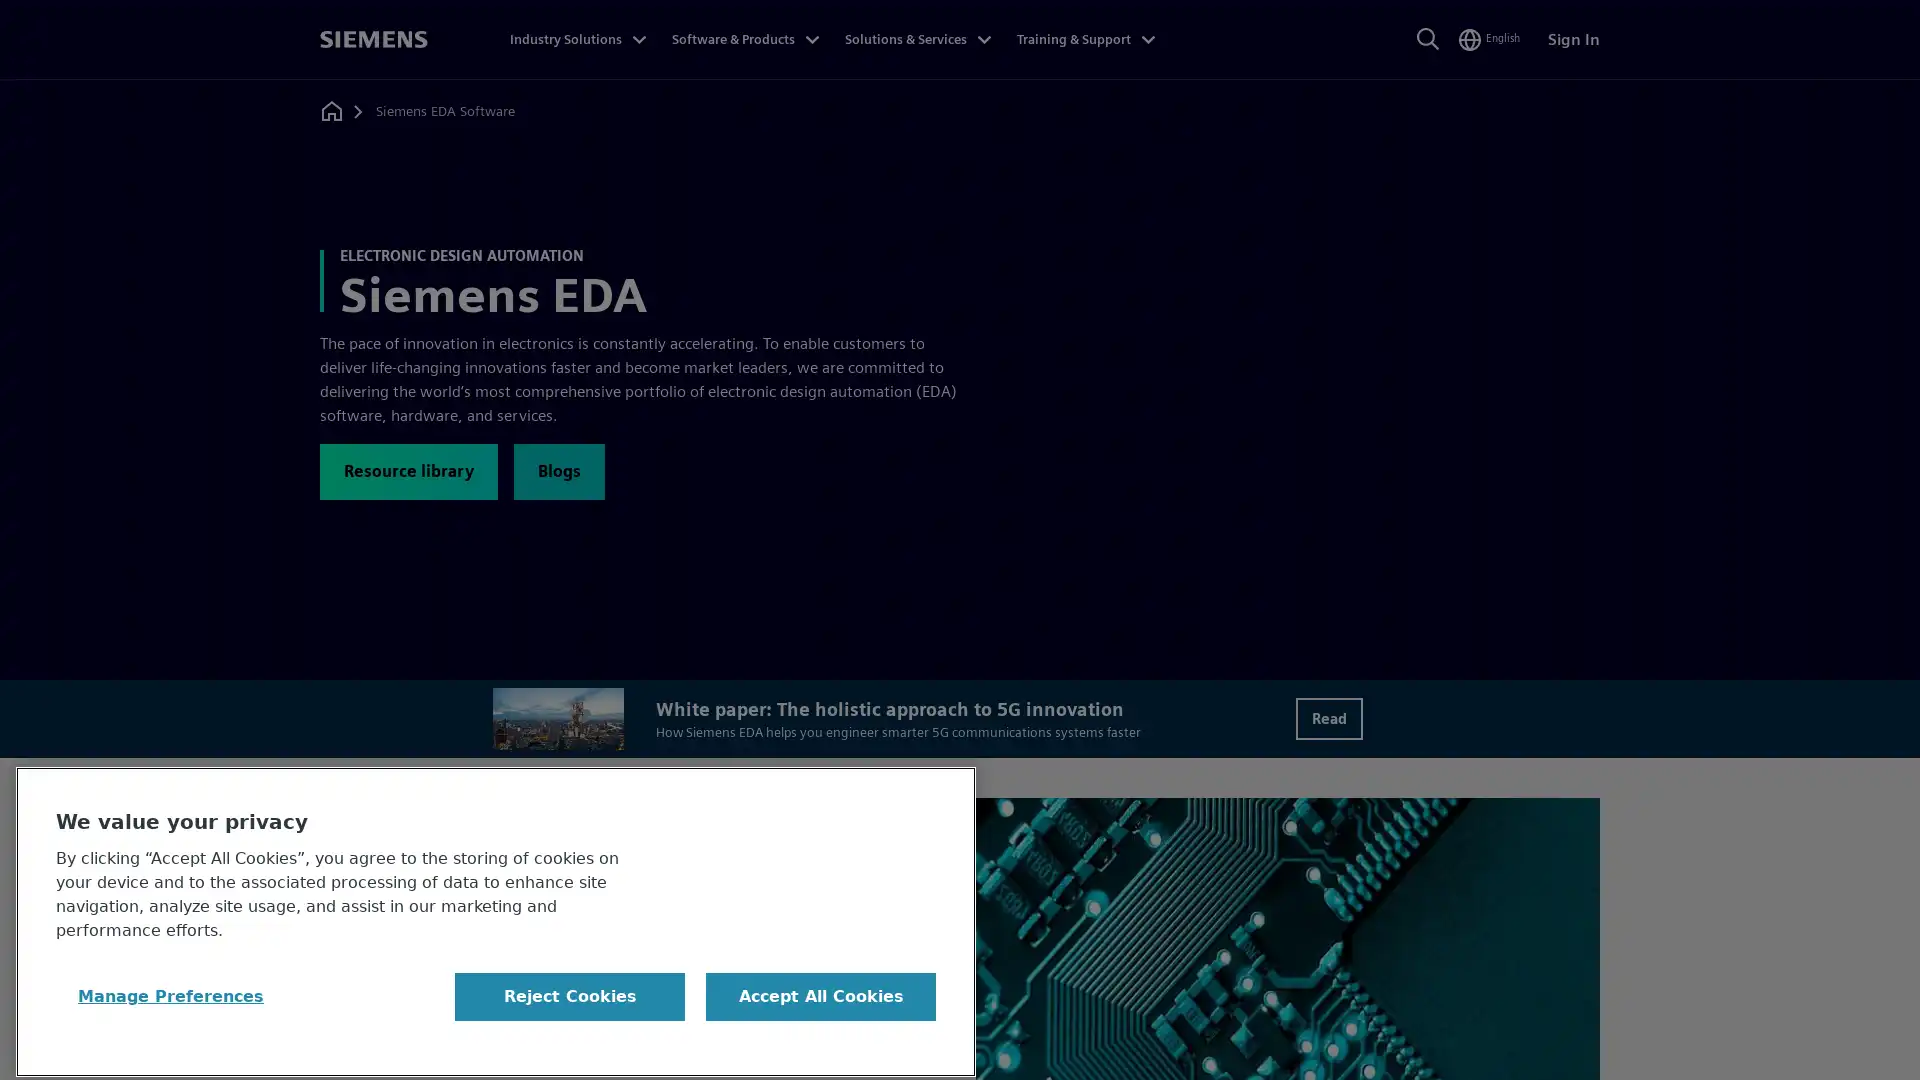 Image resolution: width=1920 pixels, height=1080 pixels. Describe the element at coordinates (569, 982) in the screenshot. I see `Reject Cookies` at that location.